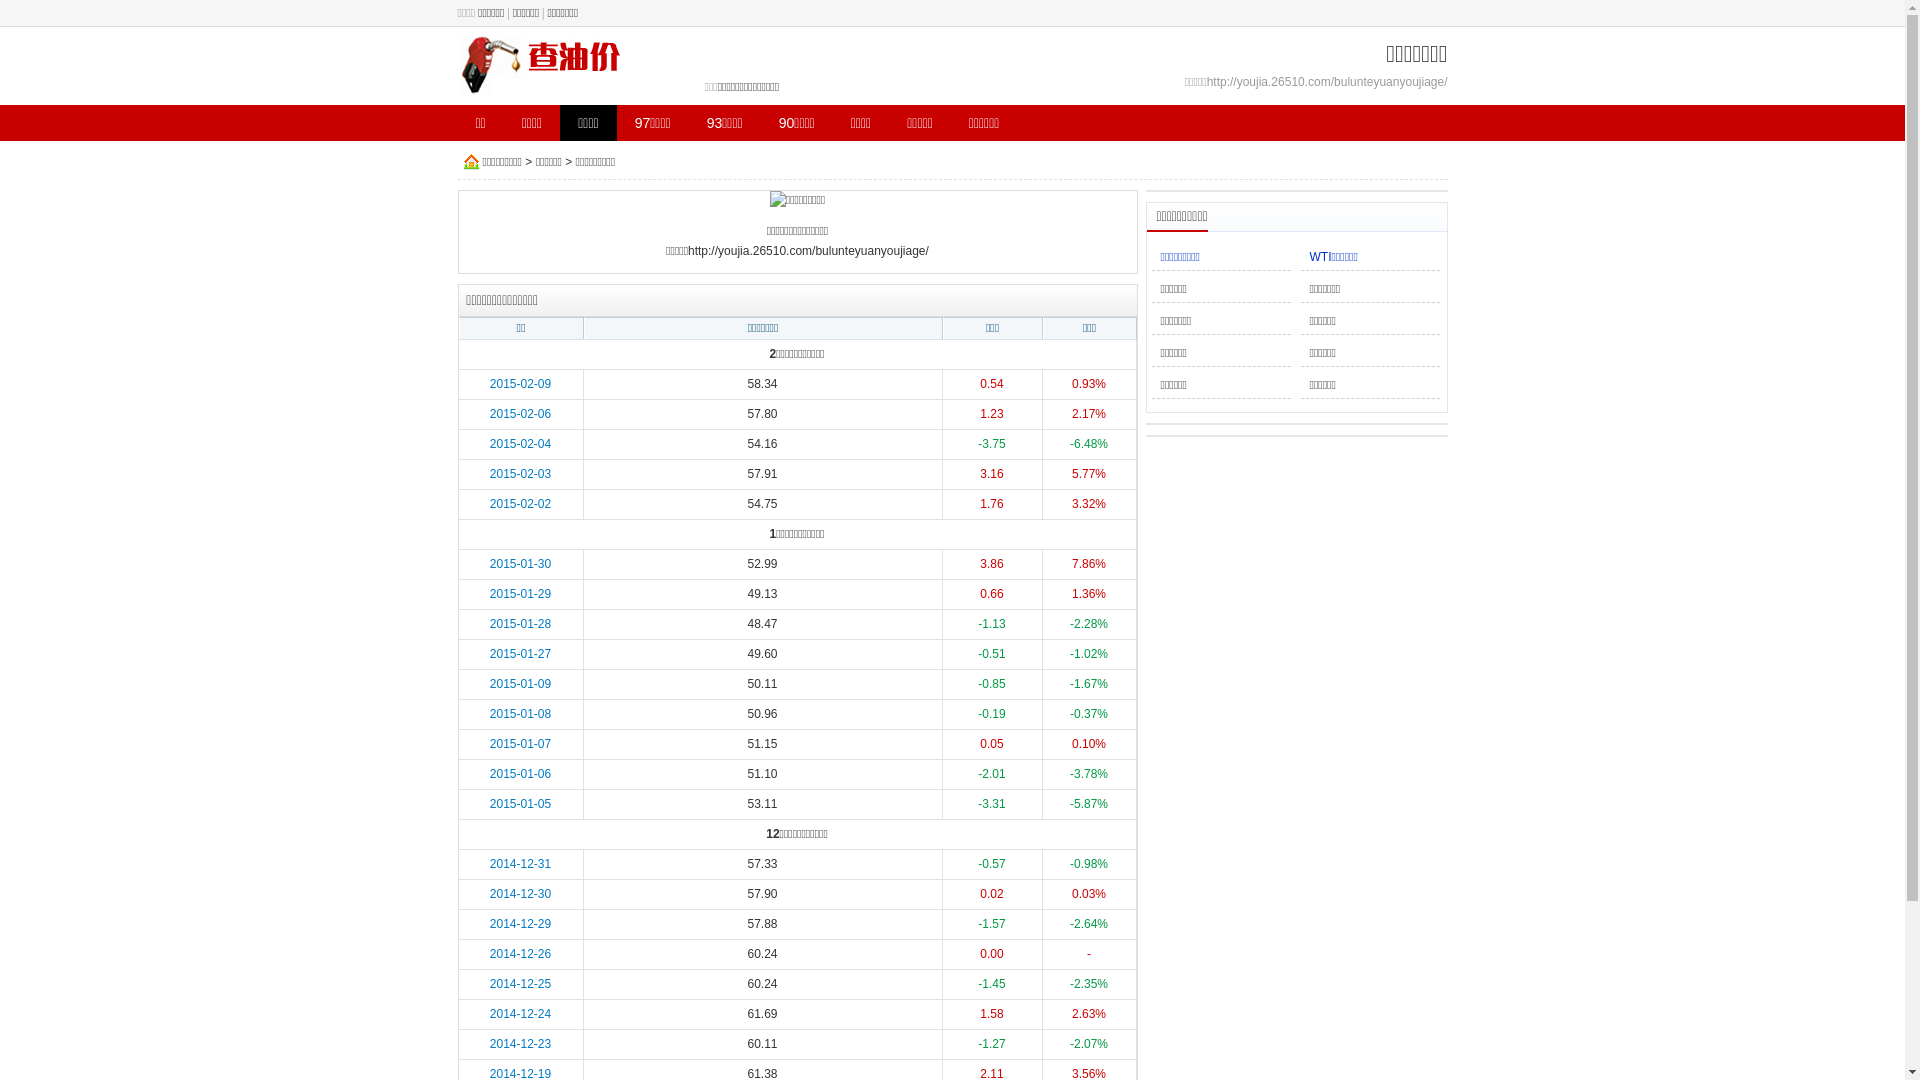 The image size is (1920, 1080). I want to click on '2015-02-06', so click(520, 412).